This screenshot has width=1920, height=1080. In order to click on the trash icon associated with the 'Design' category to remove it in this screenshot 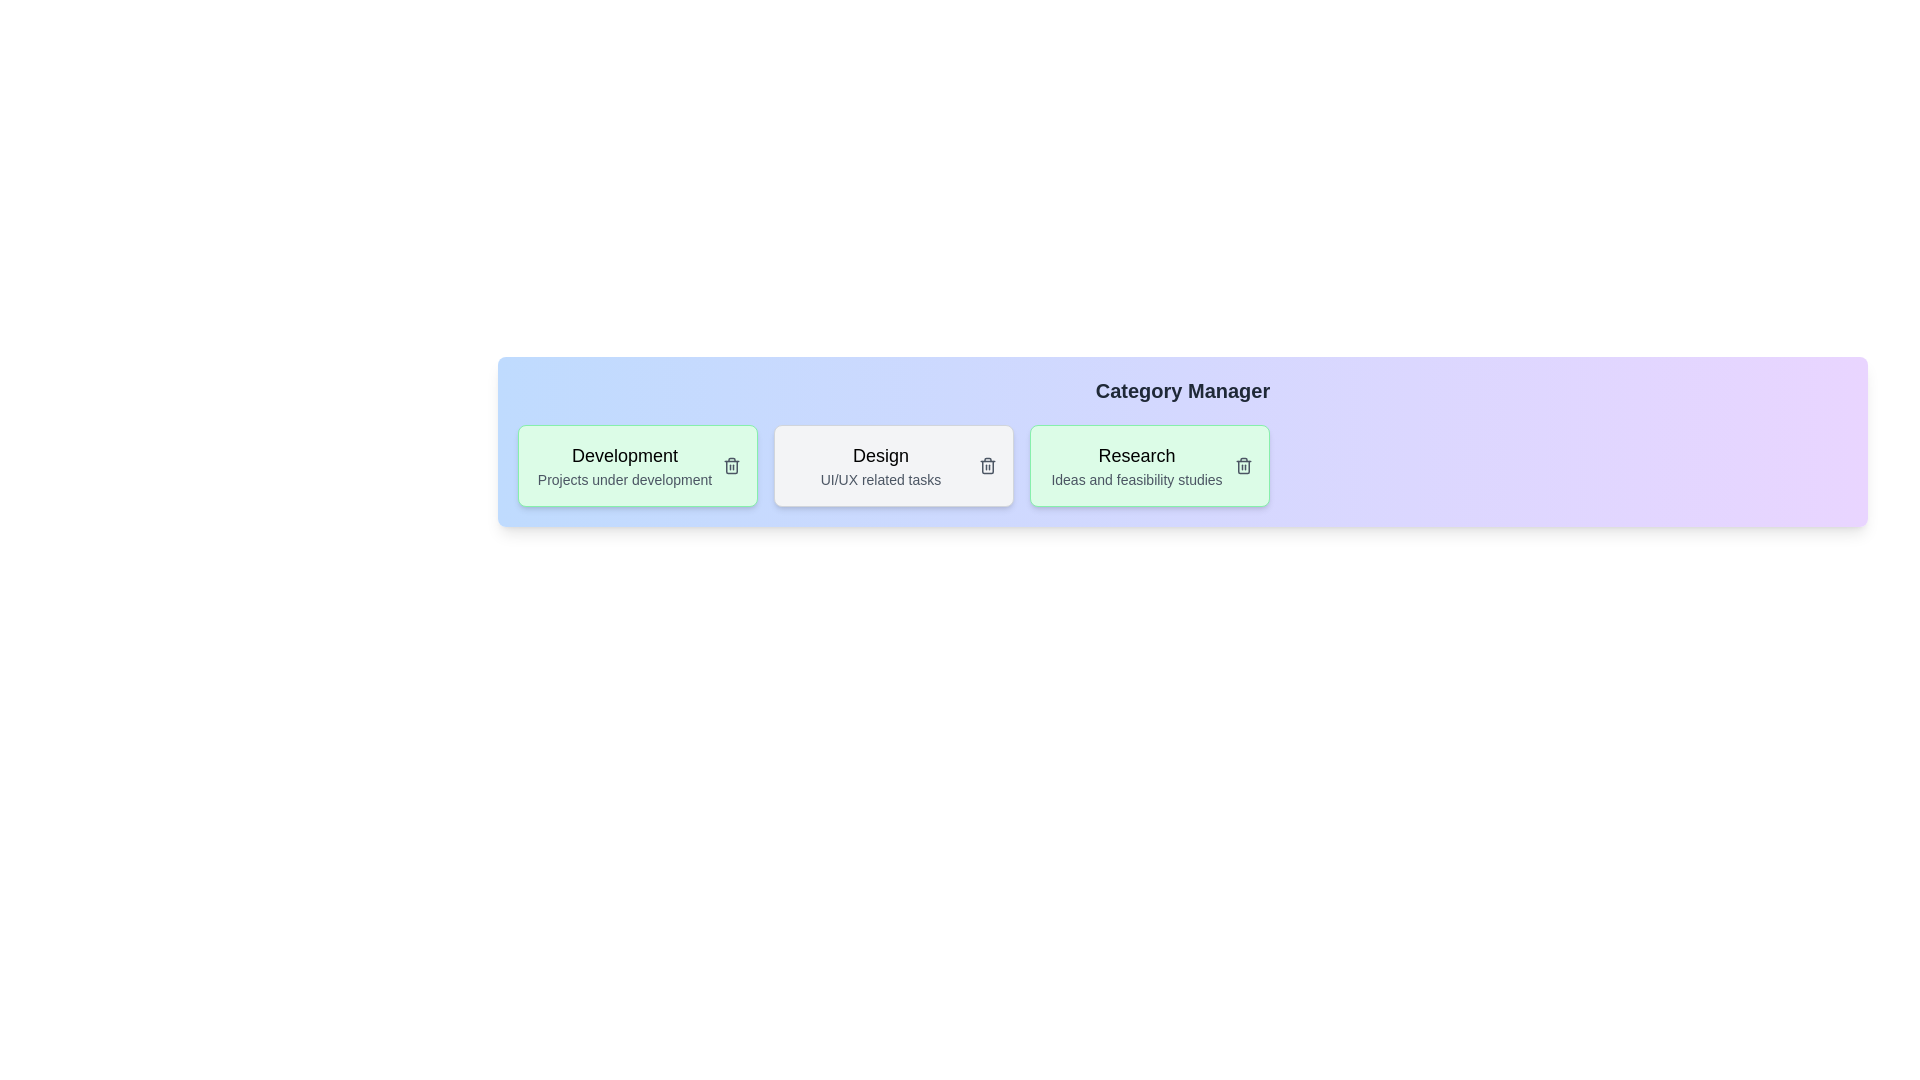, I will do `click(988, 466)`.